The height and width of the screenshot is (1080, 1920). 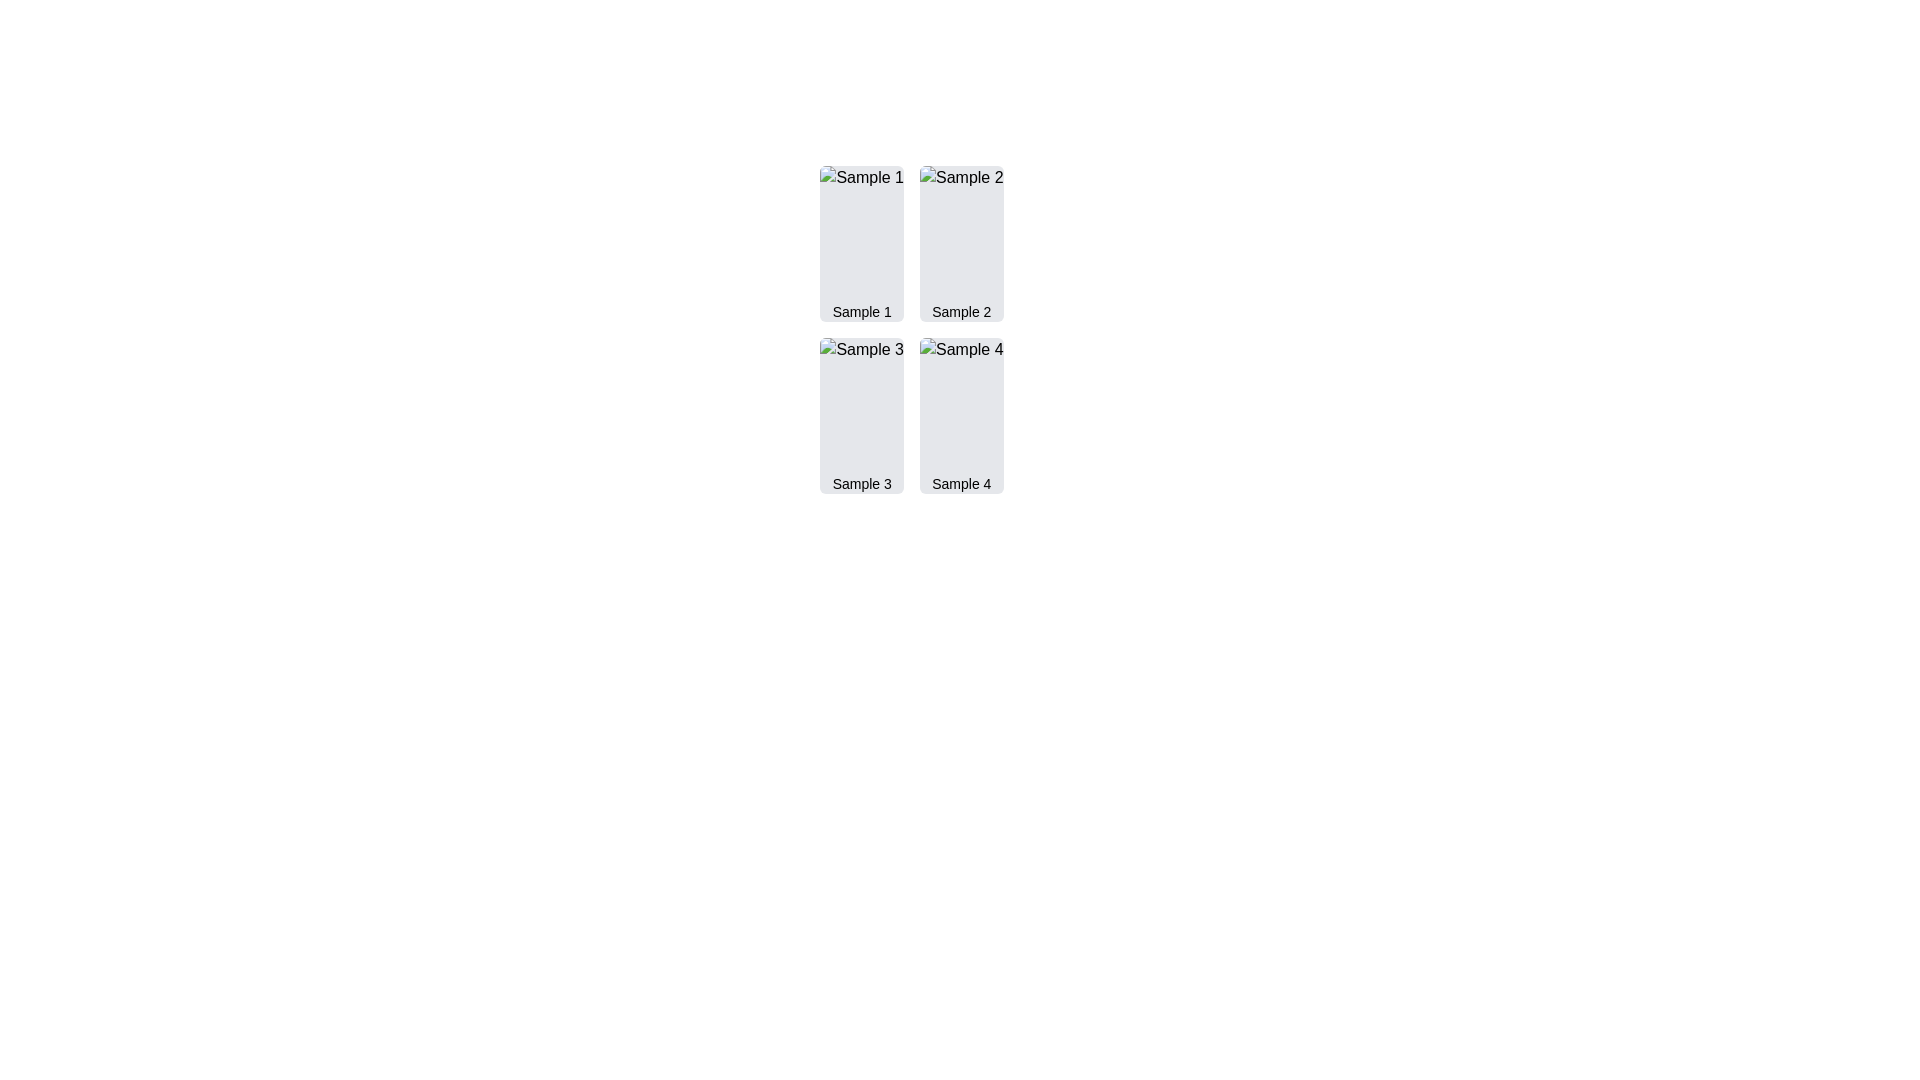 What do you see at coordinates (862, 415) in the screenshot?
I see `the Content card or item placeholder labeled 'Sample 3', which is a vertically rectangular component with a light gray background and slightly rounded corners, located in the lower-left quadrant of the grid layout` at bounding box center [862, 415].